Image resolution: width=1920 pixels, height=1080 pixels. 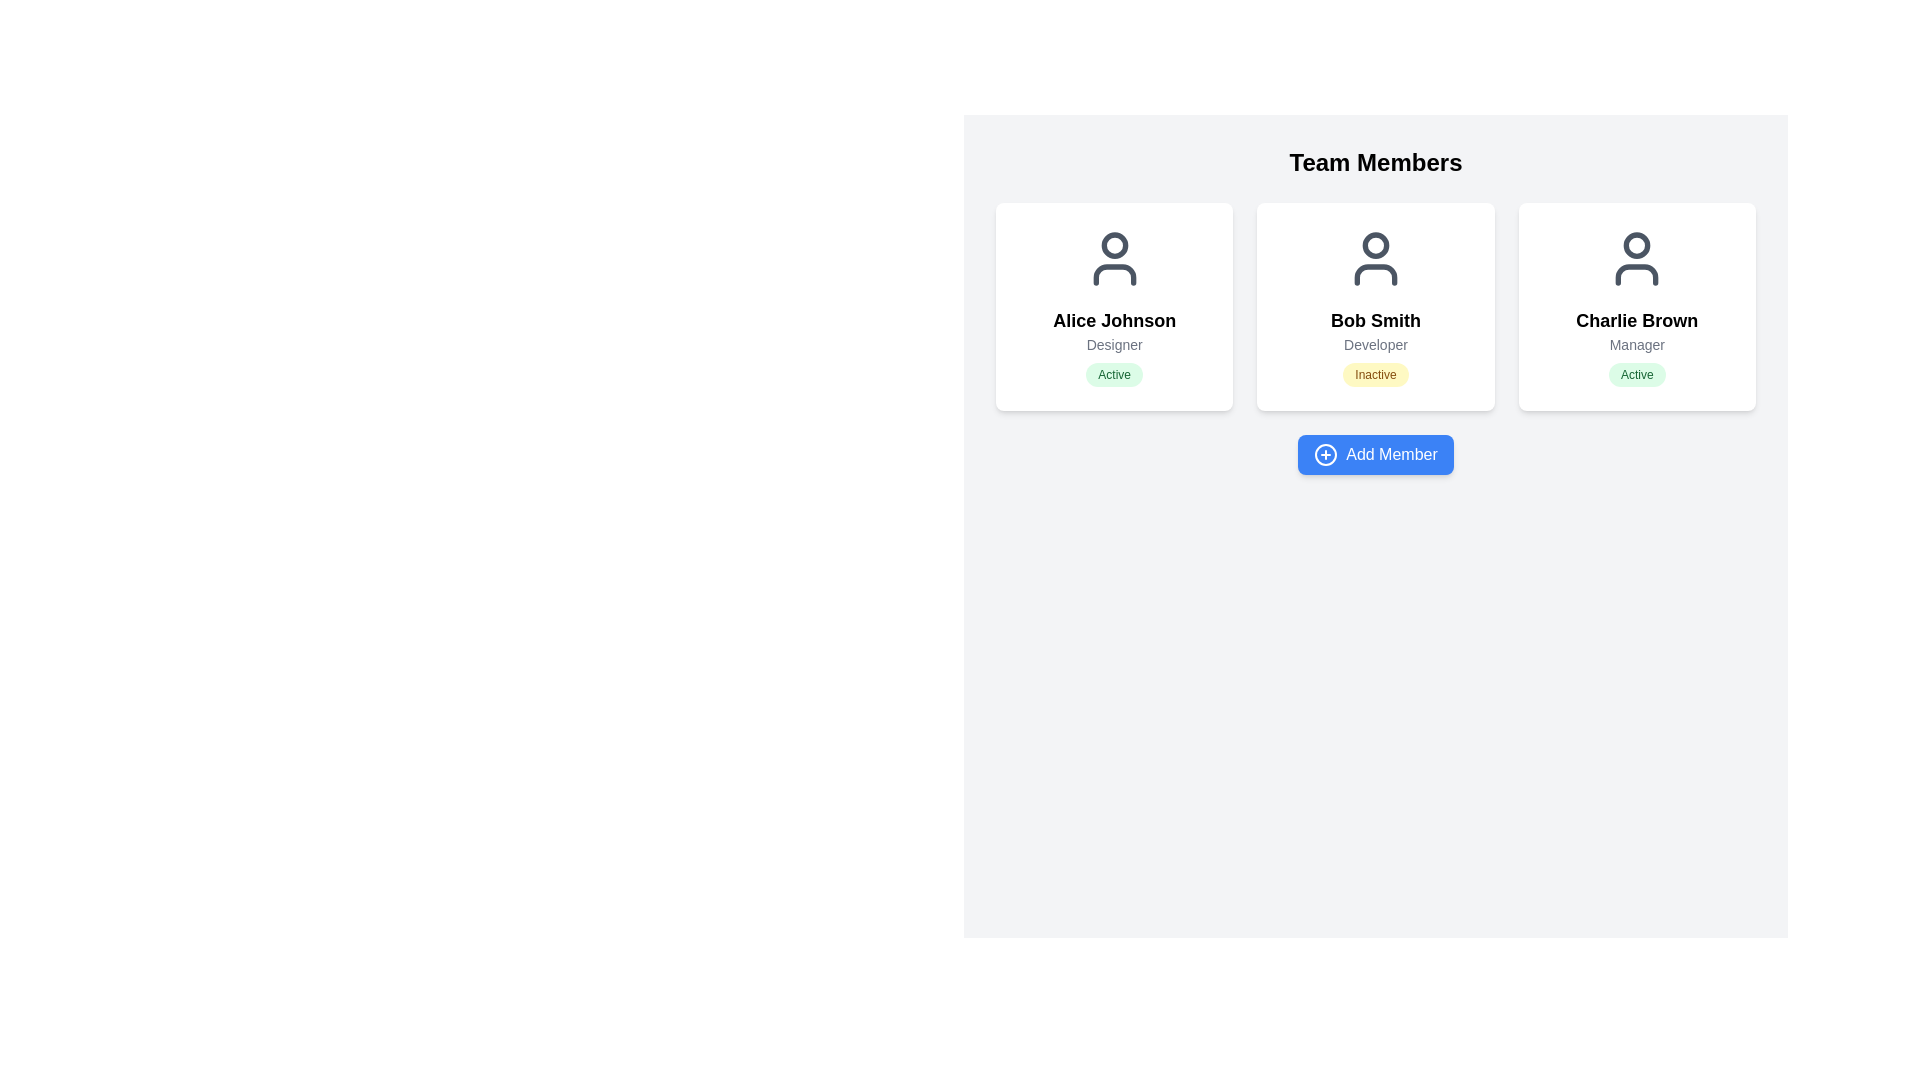 I want to click on the 'Team Members' header text, which is bold and large, centered at the top of the interface, so click(x=1375, y=161).